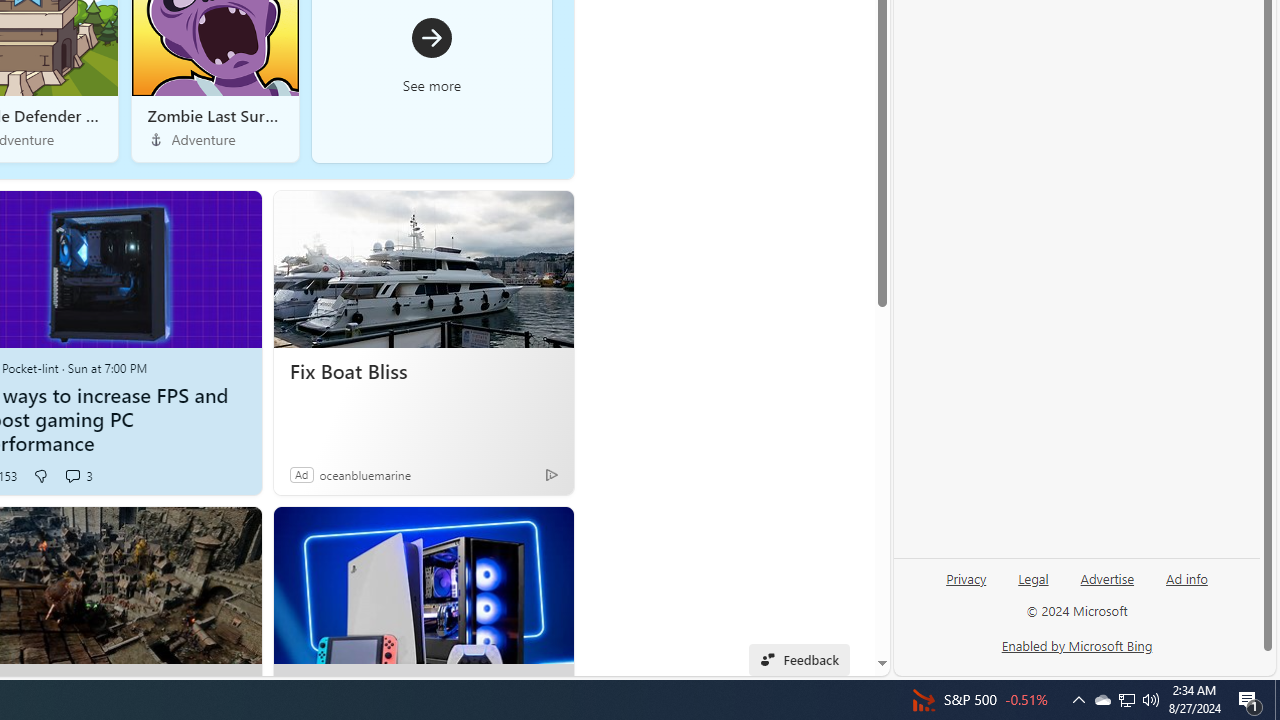 This screenshot has height=720, width=1280. What do you see at coordinates (422, 371) in the screenshot?
I see `'Fix Boat Bliss'` at bounding box center [422, 371].